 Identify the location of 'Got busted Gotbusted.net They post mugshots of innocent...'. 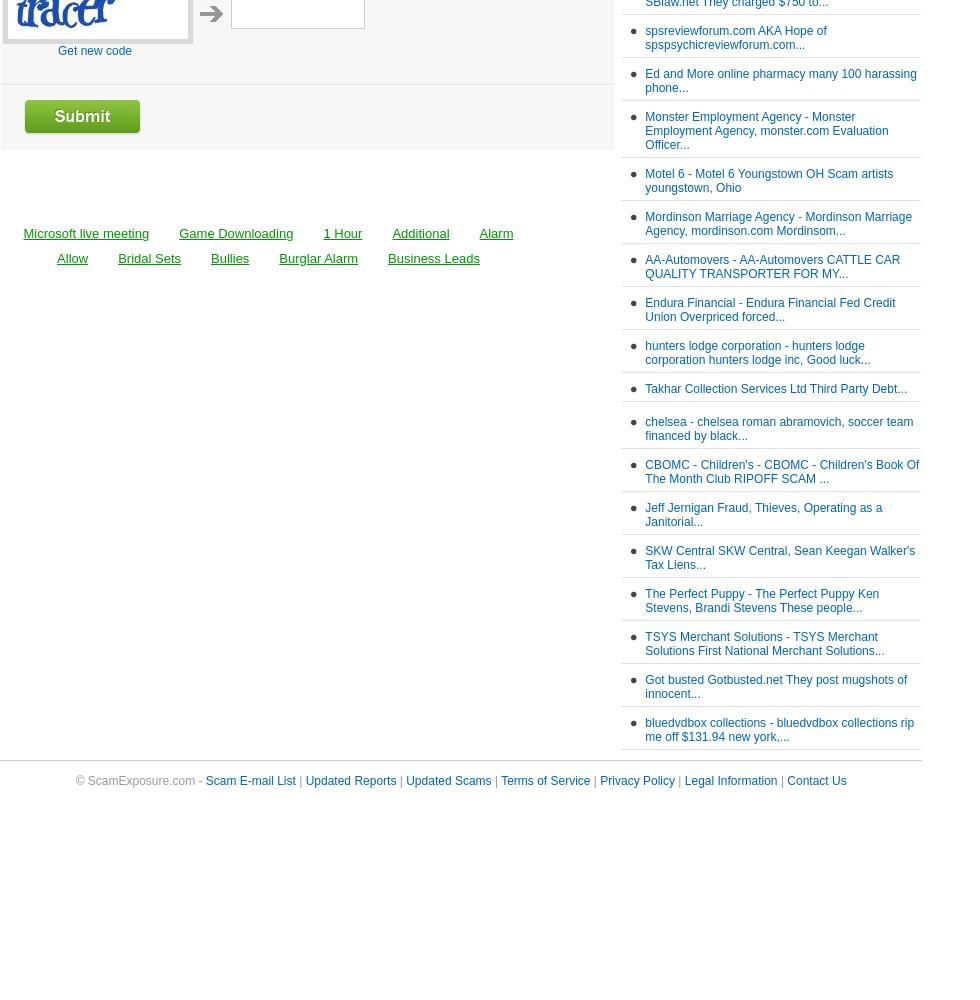
(775, 687).